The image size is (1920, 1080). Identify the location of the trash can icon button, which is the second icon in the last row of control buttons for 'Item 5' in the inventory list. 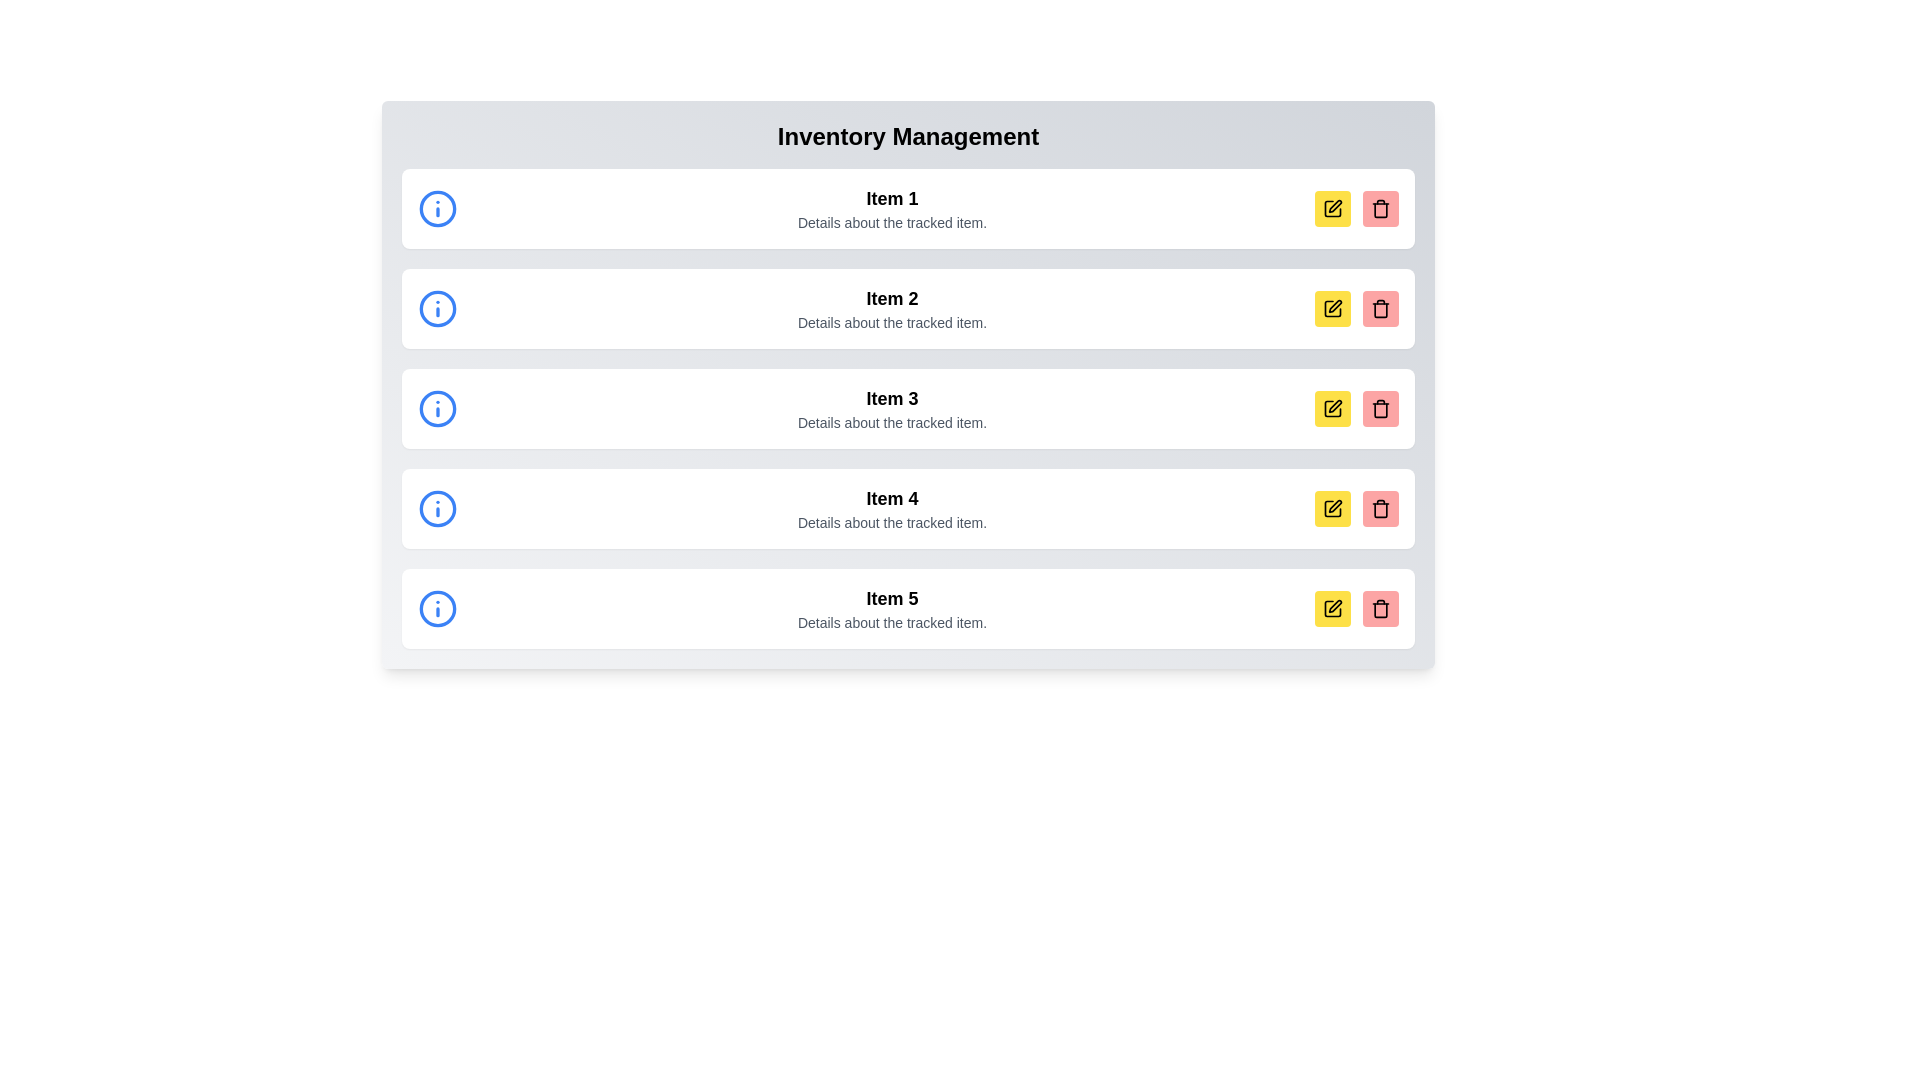
(1380, 608).